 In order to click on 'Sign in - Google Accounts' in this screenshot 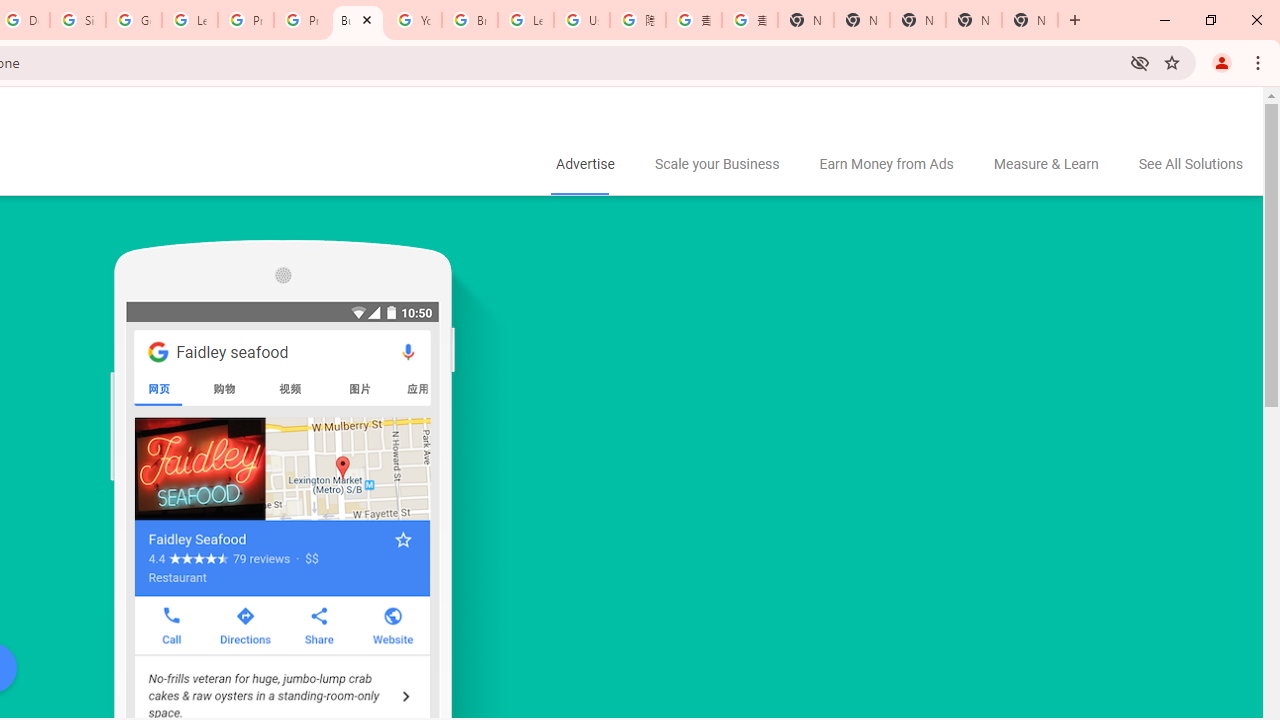, I will do `click(78, 20)`.